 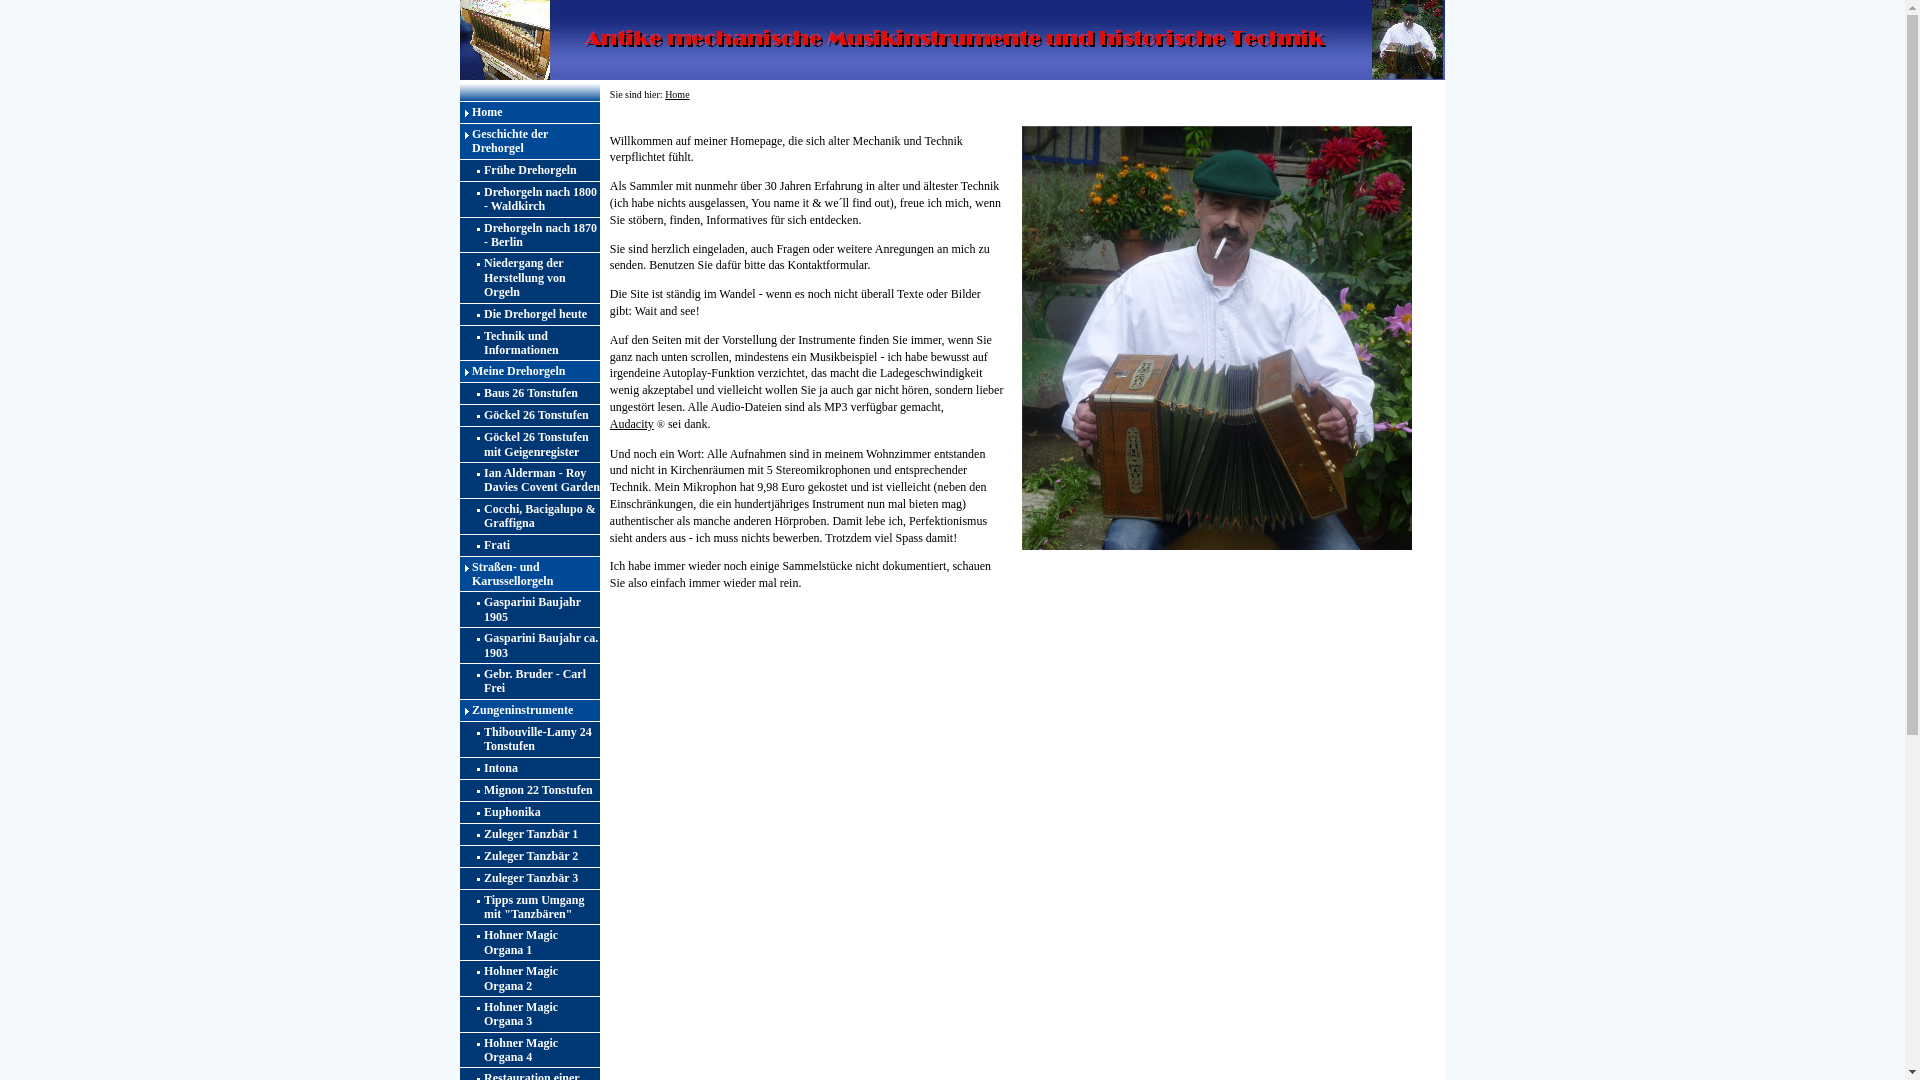 I want to click on 'Thibouville-Lamy 24 Tonstufen', so click(x=529, y=739).